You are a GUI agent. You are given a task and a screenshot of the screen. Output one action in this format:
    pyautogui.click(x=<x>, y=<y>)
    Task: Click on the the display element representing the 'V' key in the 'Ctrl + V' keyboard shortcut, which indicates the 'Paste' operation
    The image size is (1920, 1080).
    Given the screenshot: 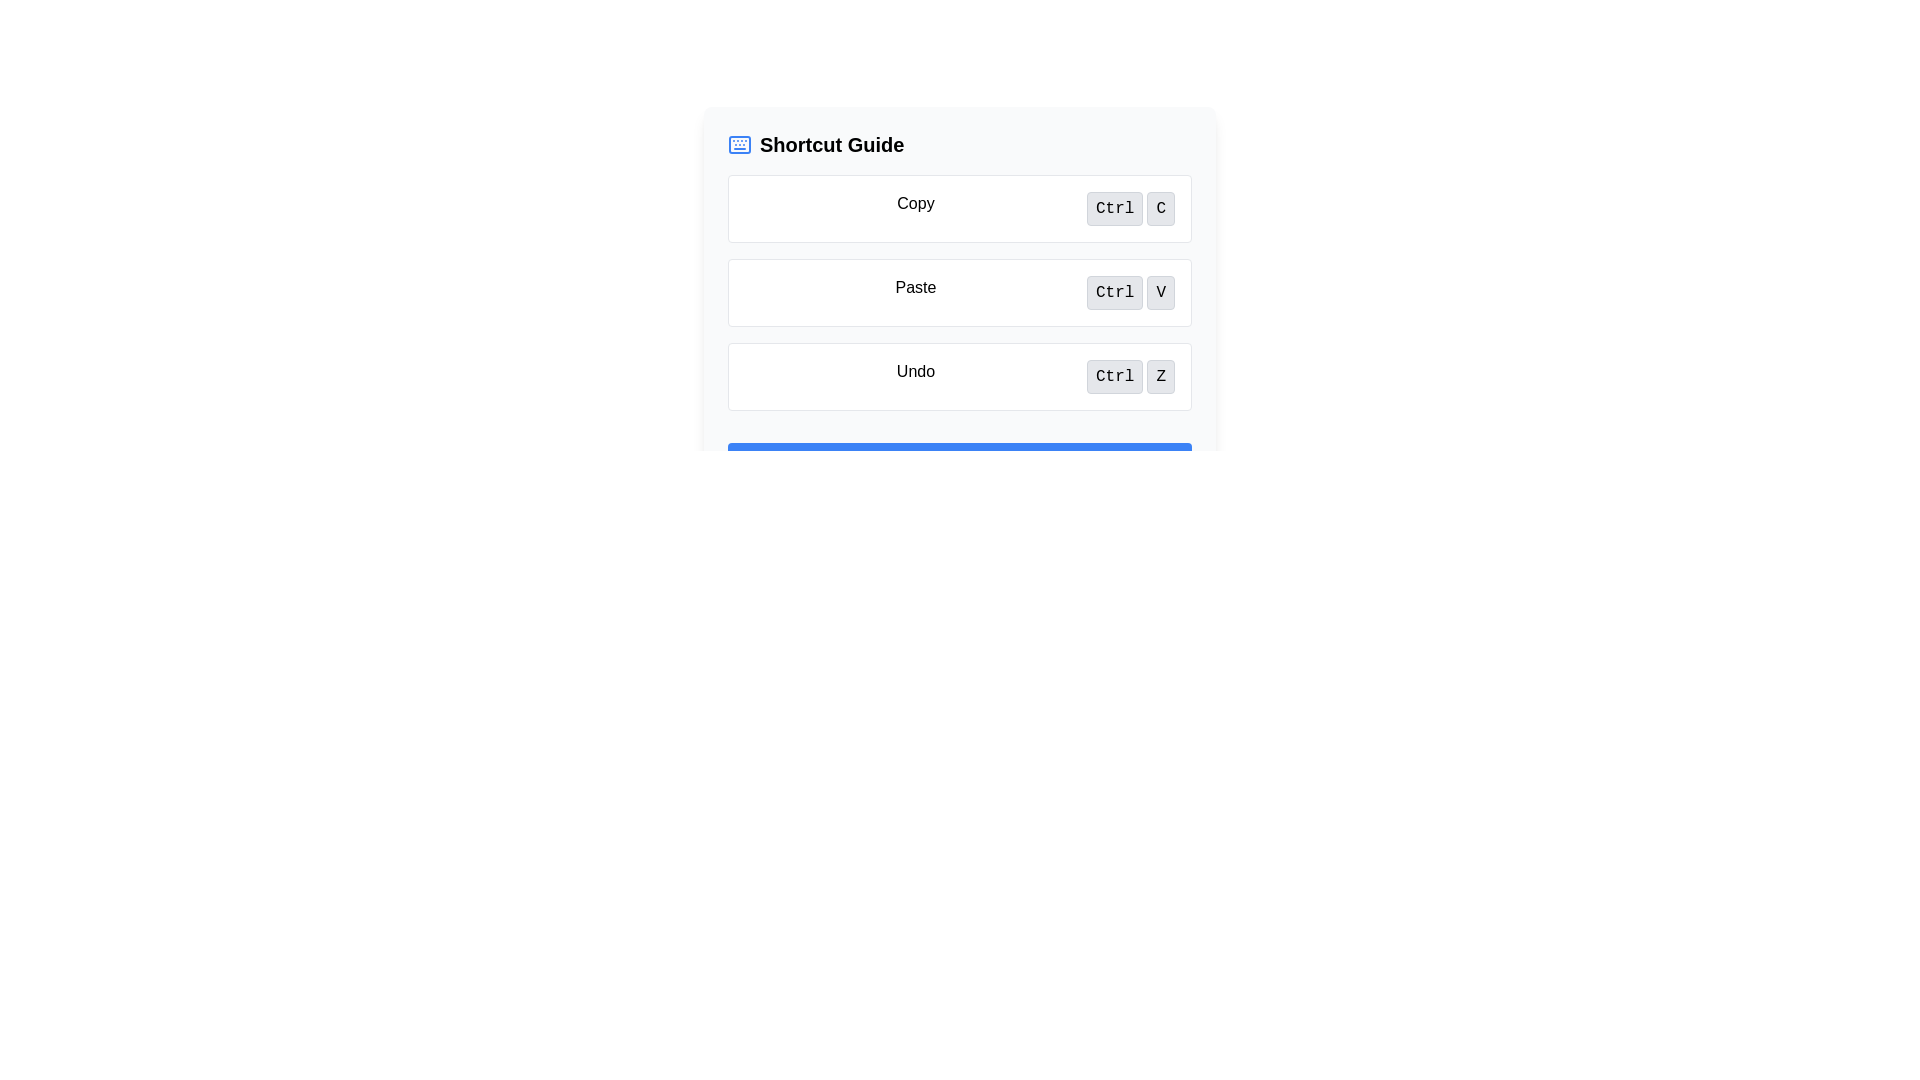 What is the action you would take?
    pyautogui.click(x=1161, y=293)
    